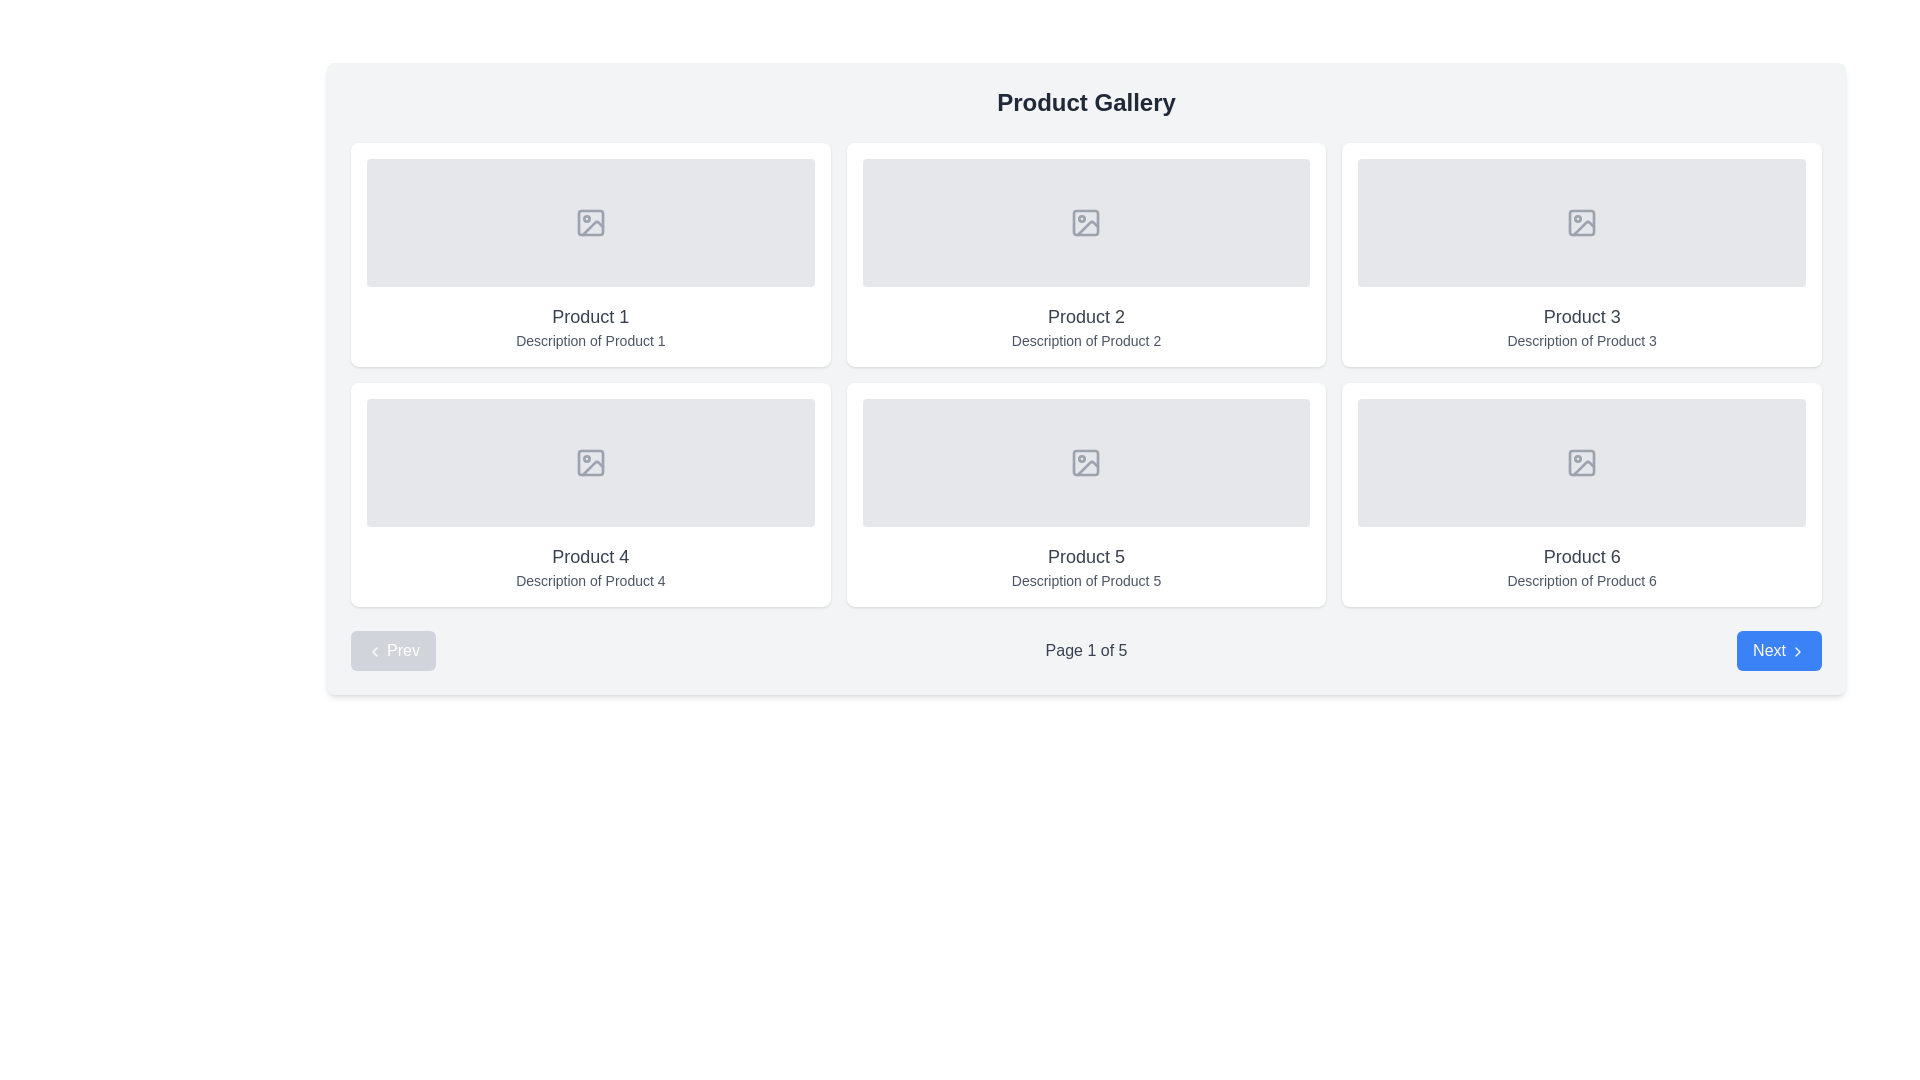  I want to click on the leftmost navigation button that allows users to go to the previous page in a paginated view, located to the left of 'Page 1 of 5', so click(393, 651).